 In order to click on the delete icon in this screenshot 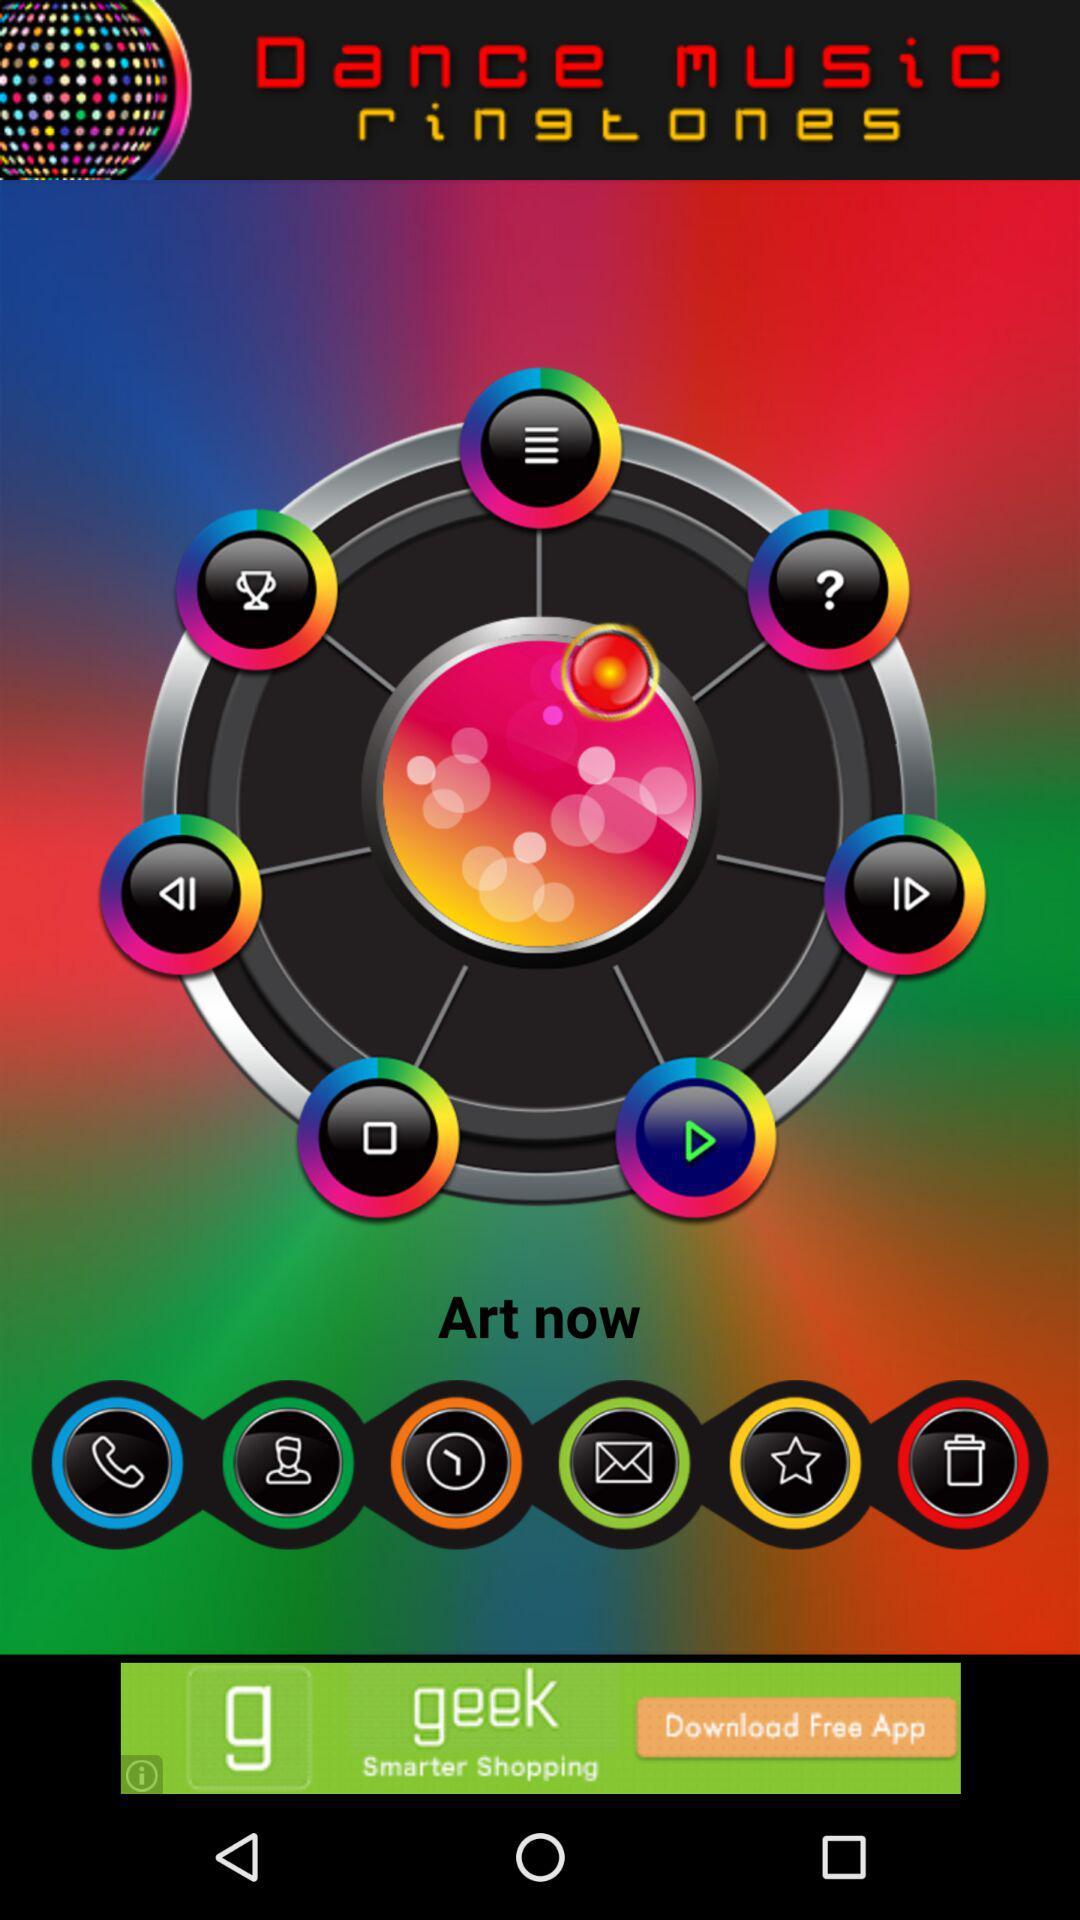, I will do `click(962, 1566)`.